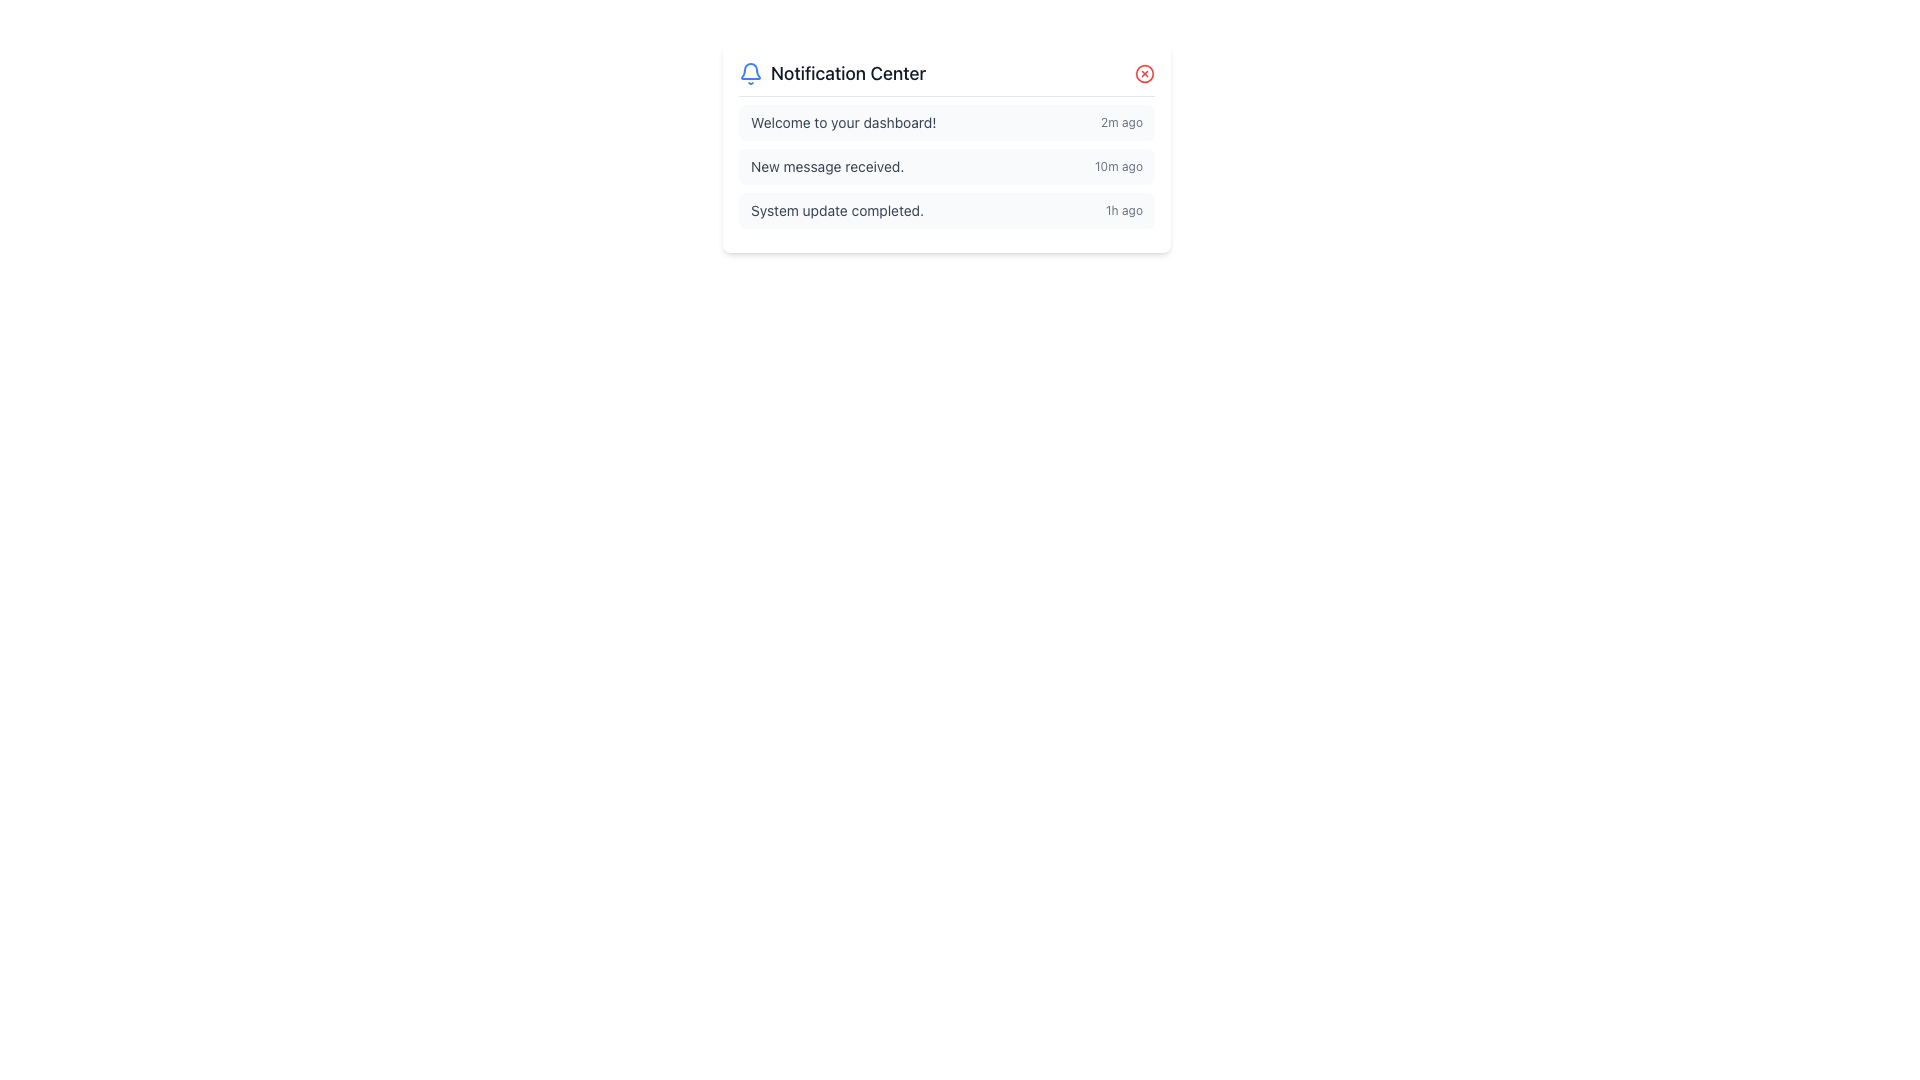 The width and height of the screenshot is (1920, 1080). What do you see at coordinates (945, 165) in the screenshot?
I see `the second notification item in the notification list to read the details, which contains the message 'New message received.' and the time '10m ago'` at bounding box center [945, 165].